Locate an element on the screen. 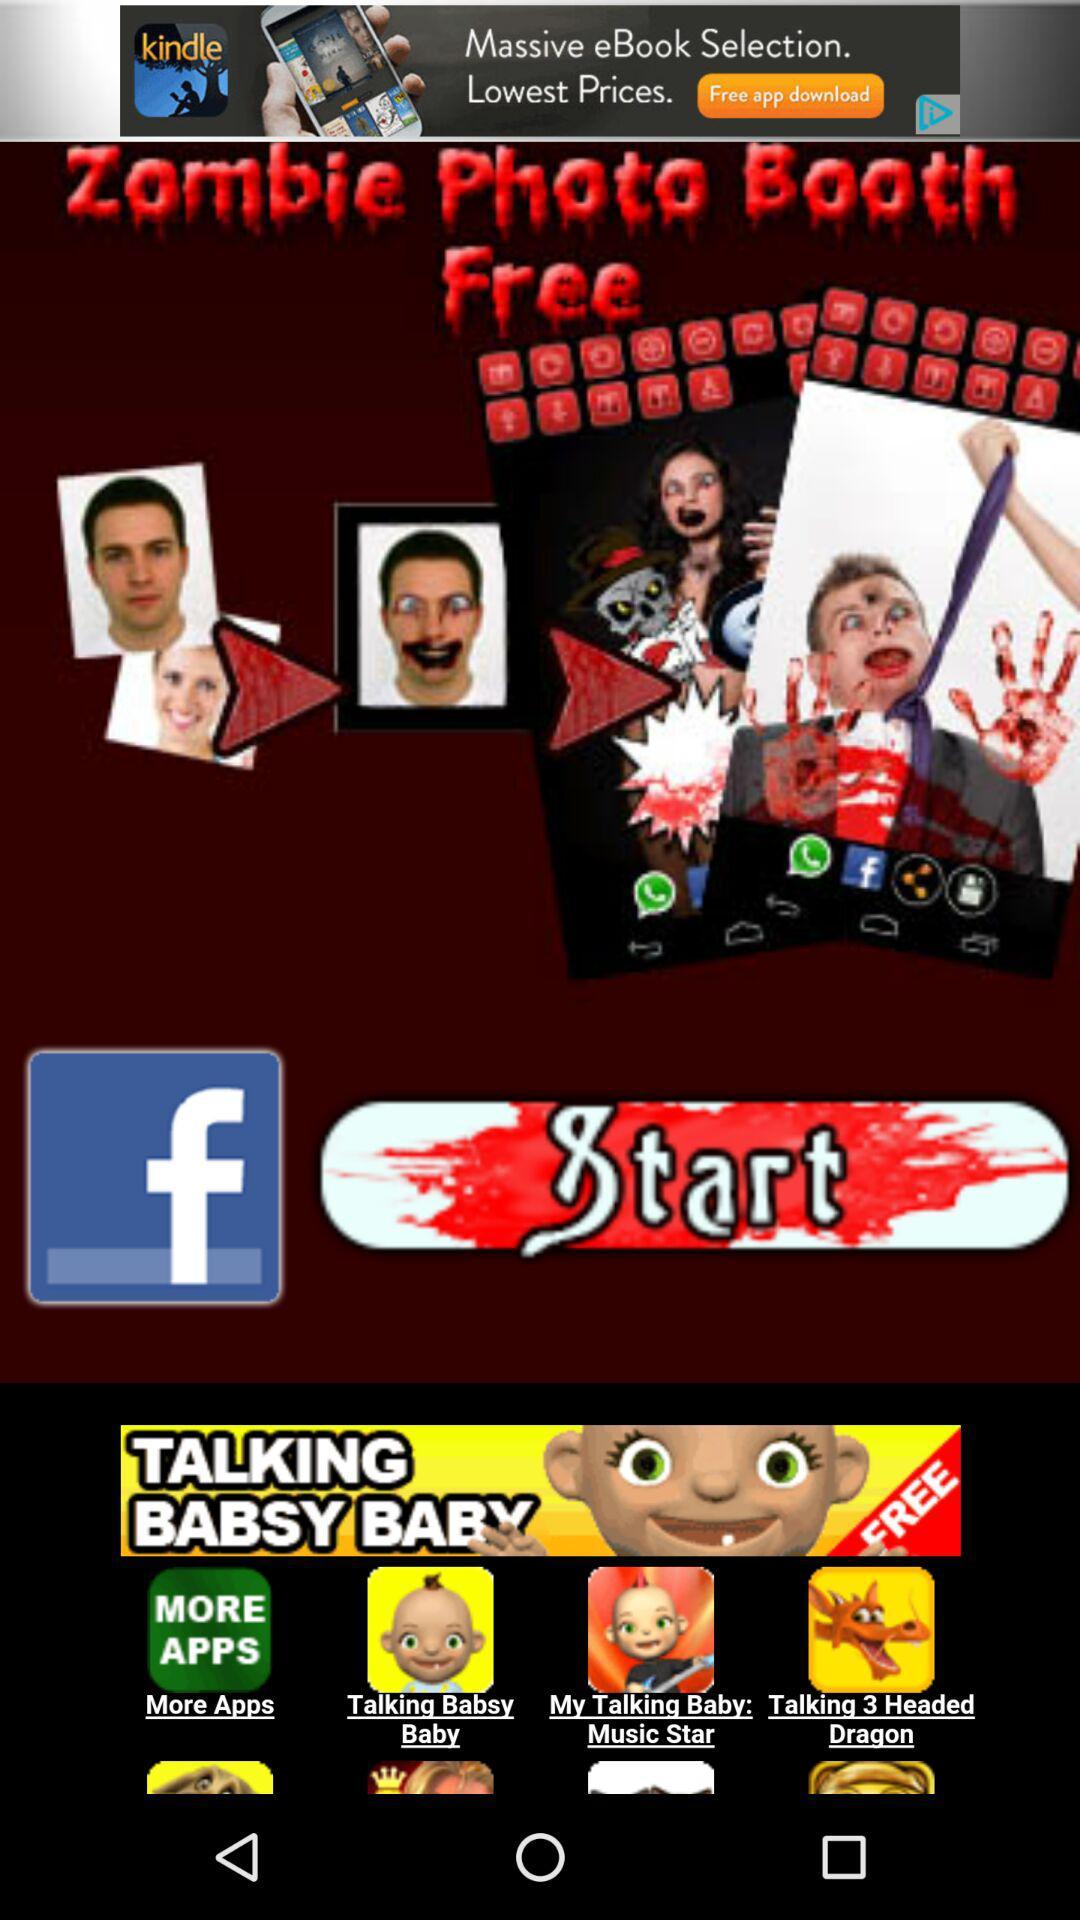 This screenshot has height=1920, width=1080. sponsor advertisement for talking babsy baby and other related games is located at coordinates (540, 1597).